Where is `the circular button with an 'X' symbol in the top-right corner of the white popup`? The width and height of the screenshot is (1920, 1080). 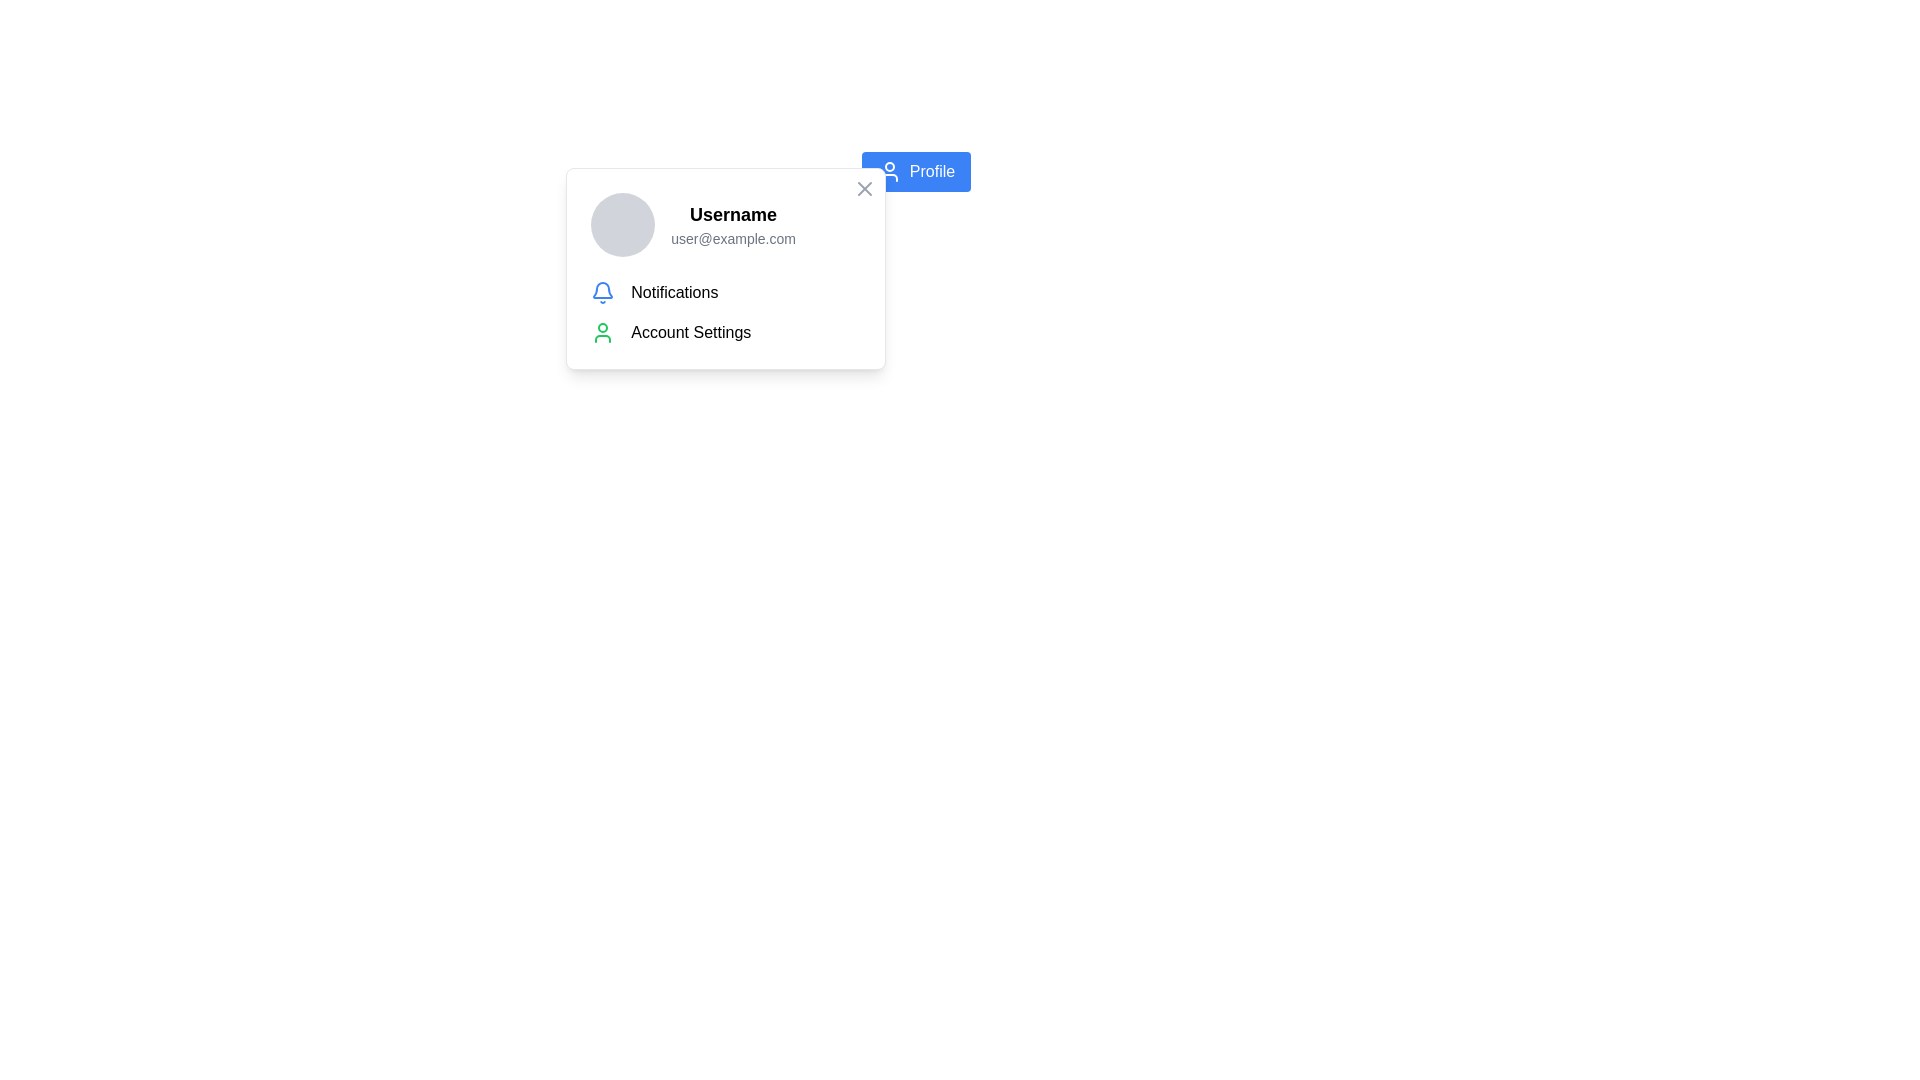
the circular button with an 'X' symbol in the top-right corner of the white popup is located at coordinates (865, 189).